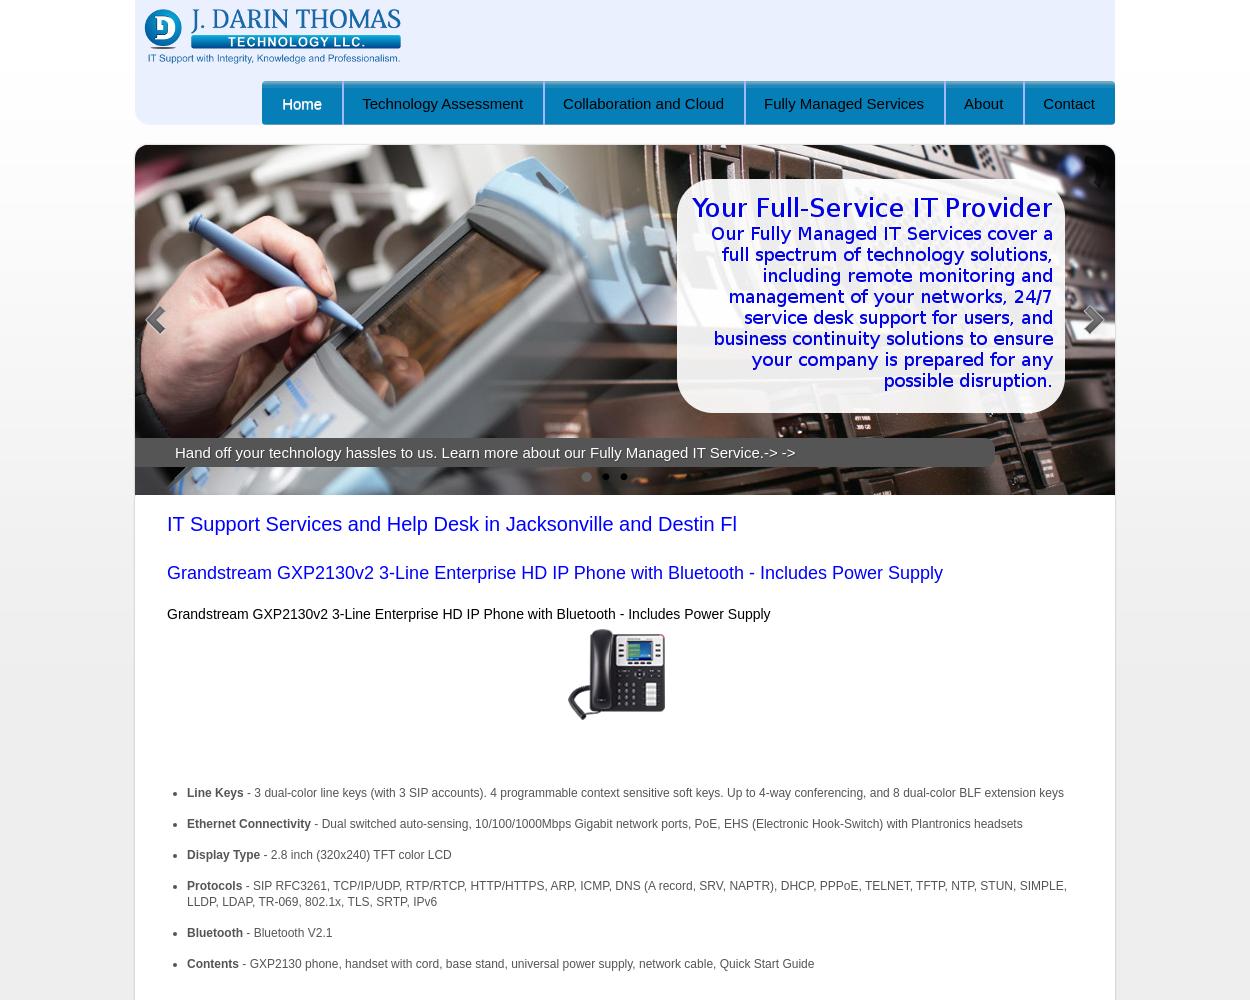 This screenshot has width=1250, height=1000. I want to click on '- Dual switched auto-sensing, 10/100/1000Mbps Gigabit network ports, PoE, EHS (Electronic Hook-Switch) with Plantronics headsets', so click(666, 822).